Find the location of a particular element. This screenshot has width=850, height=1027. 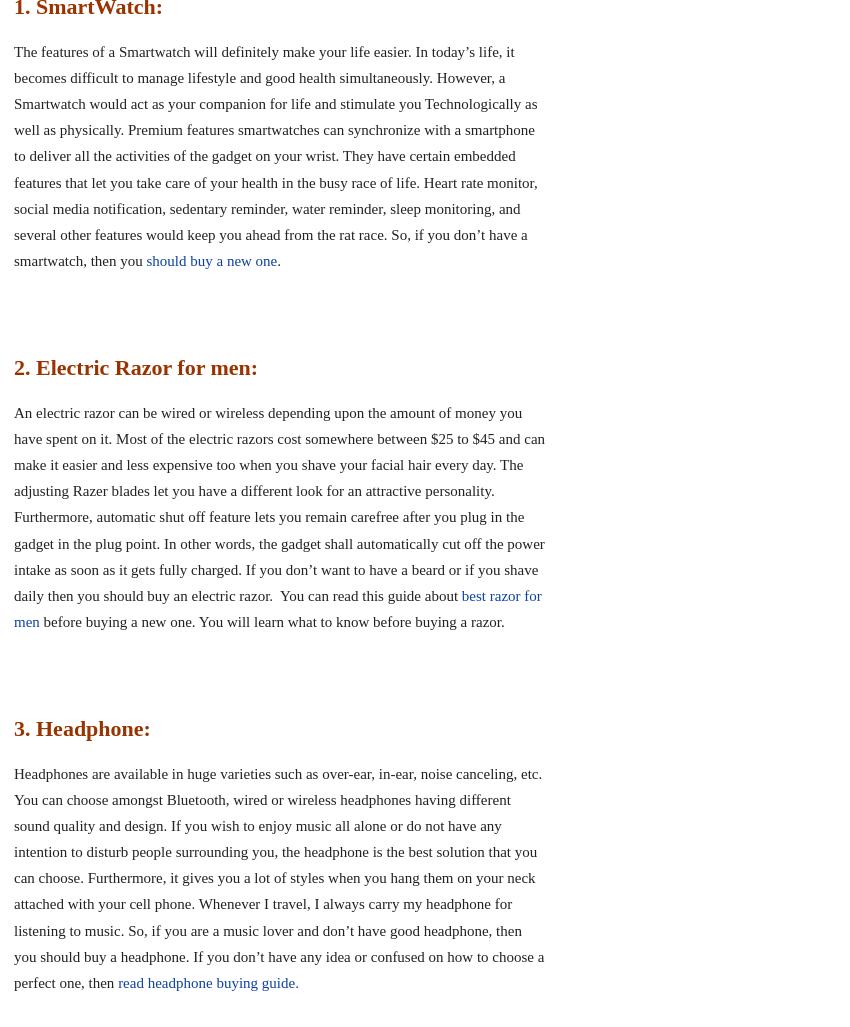

'should buy a new one' is located at coordinates (210, 260).